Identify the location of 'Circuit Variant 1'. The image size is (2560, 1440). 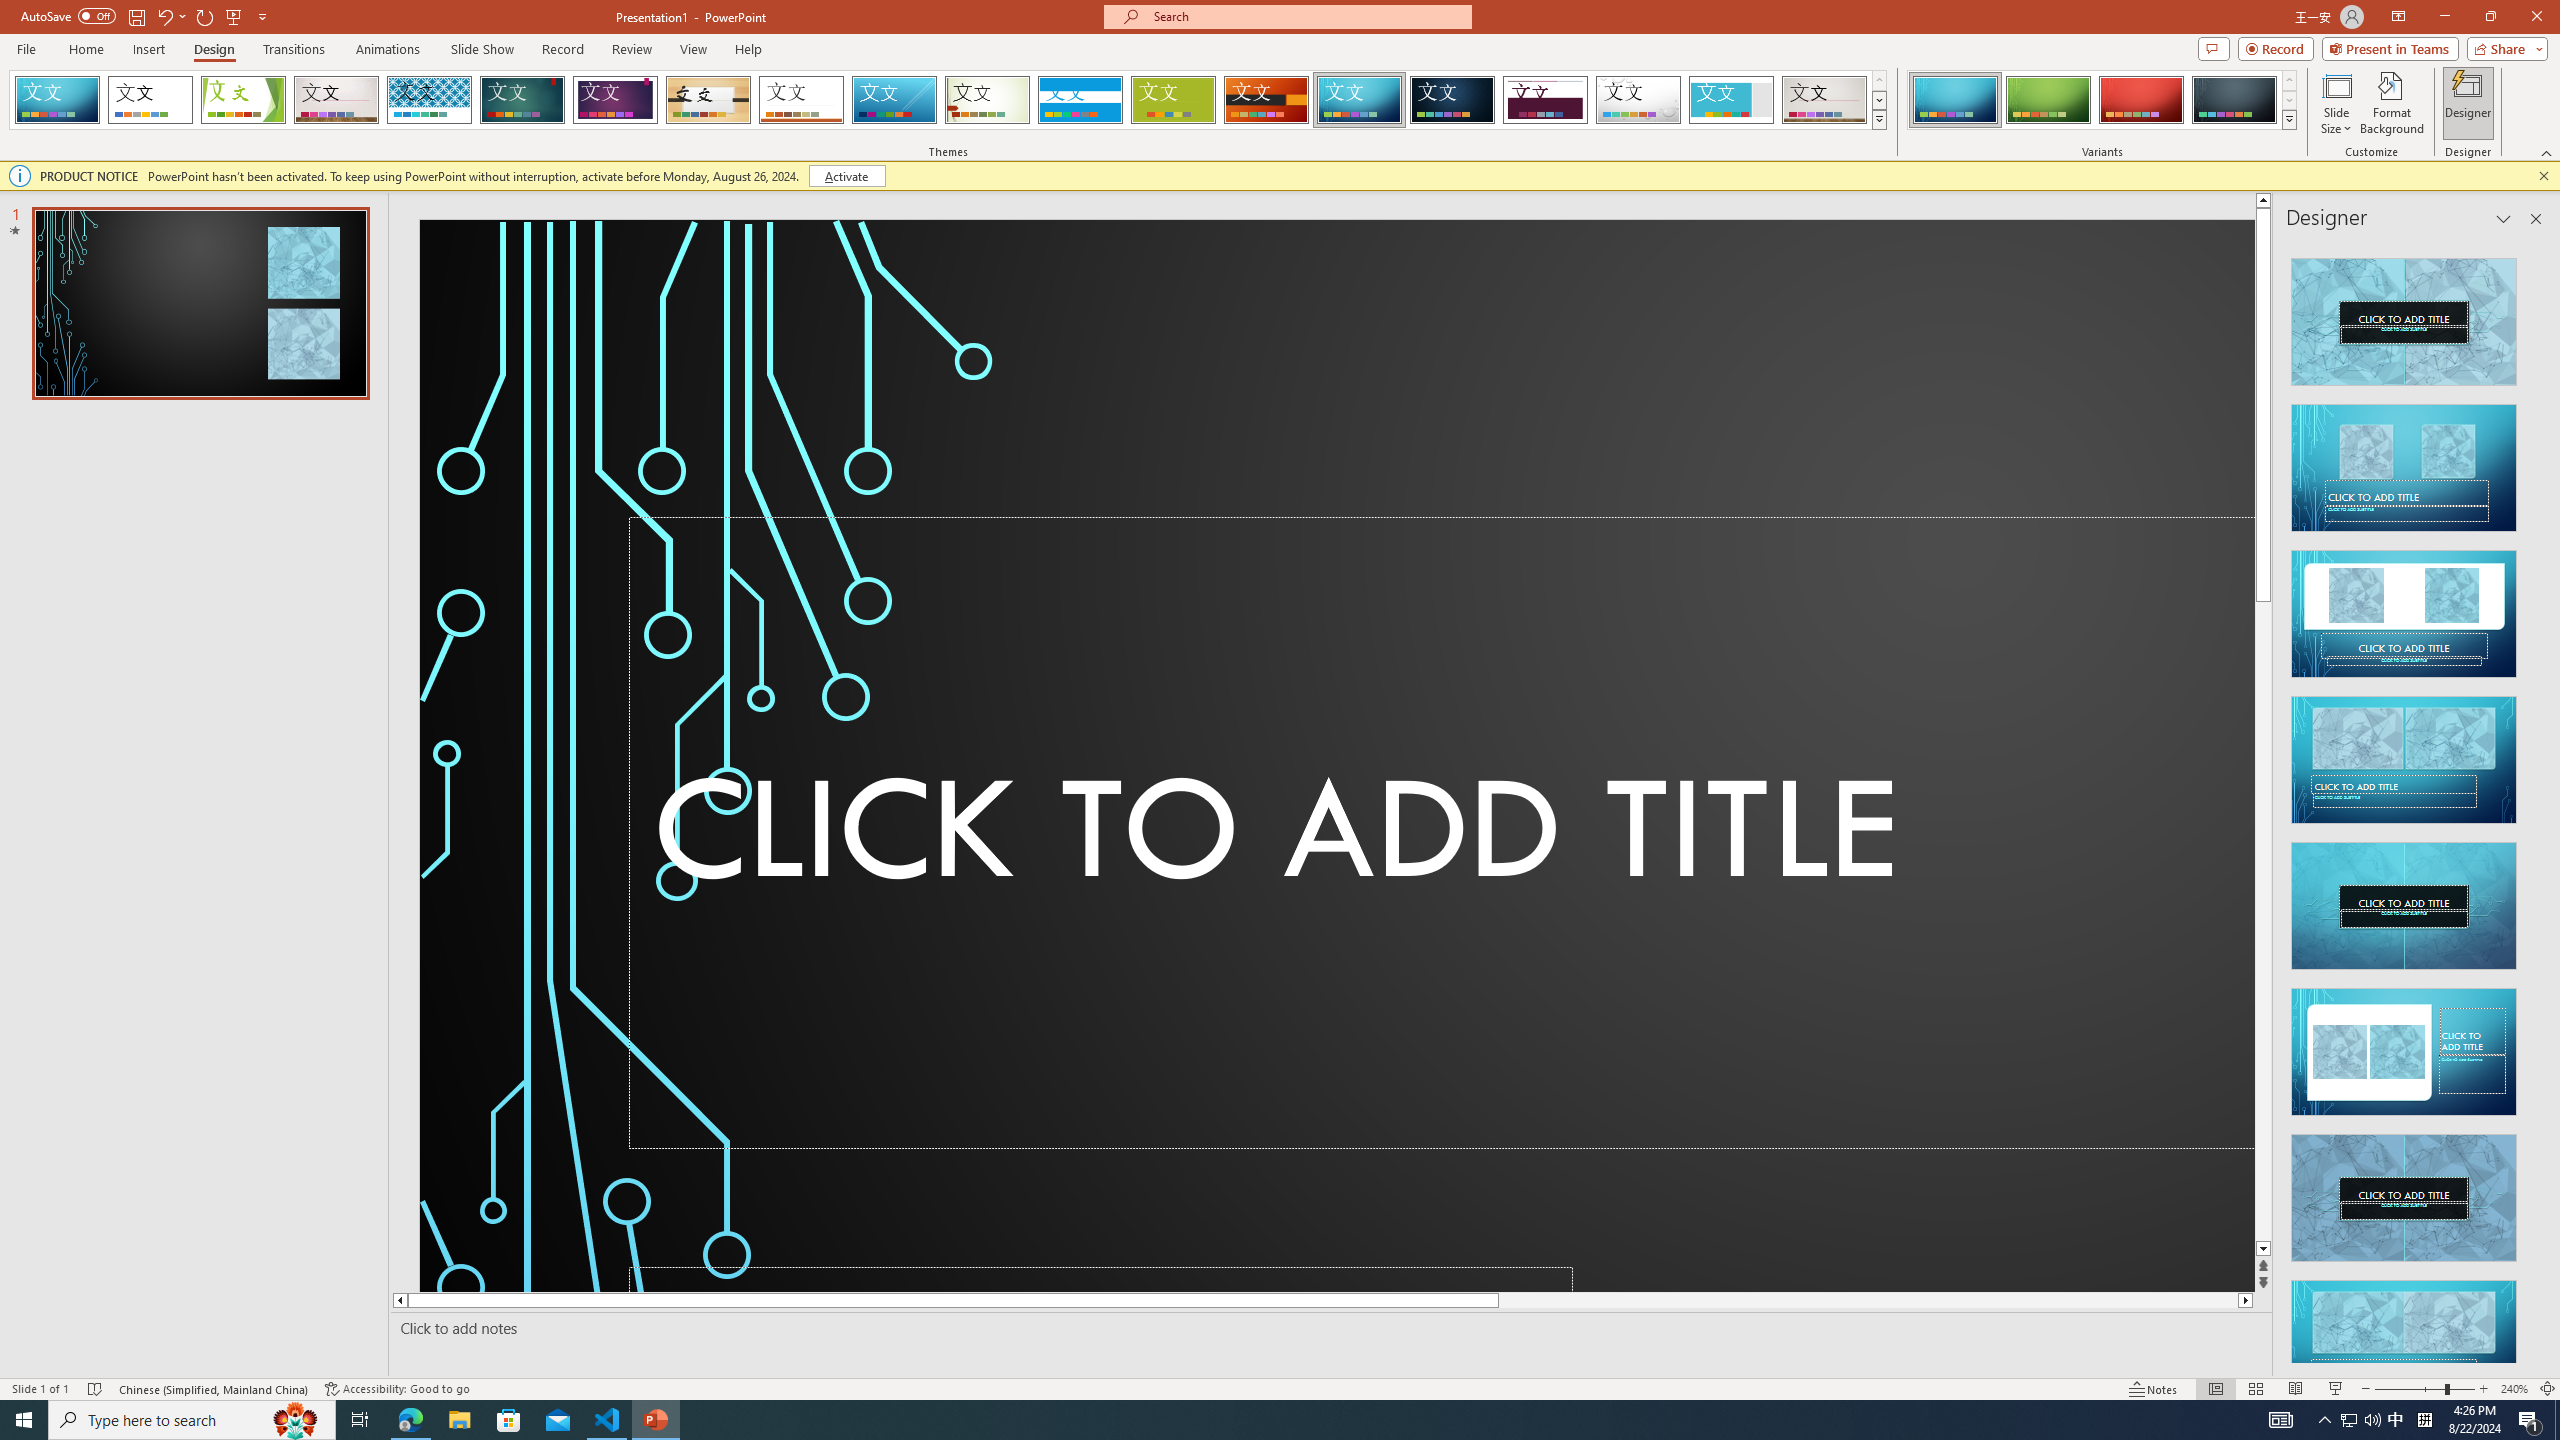
(1954, 99).